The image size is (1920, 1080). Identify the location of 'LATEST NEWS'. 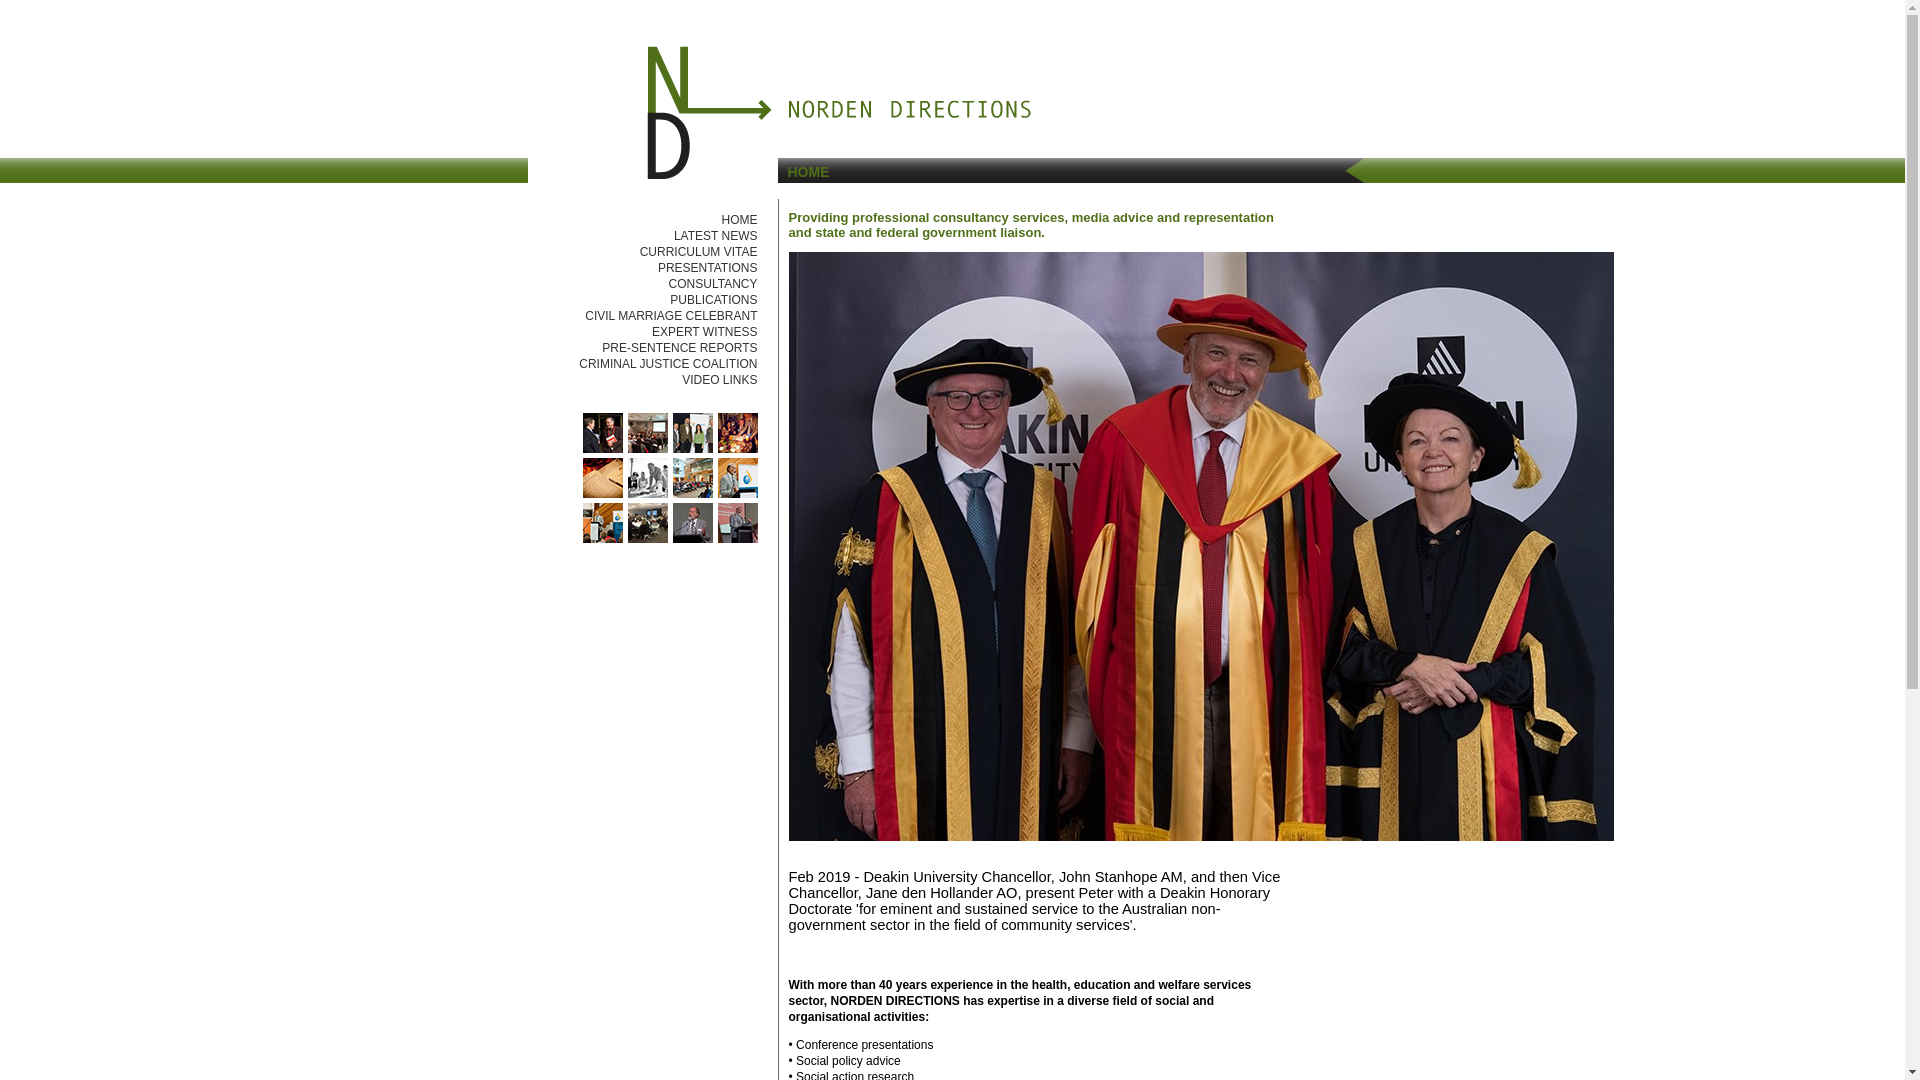
(715, 234).